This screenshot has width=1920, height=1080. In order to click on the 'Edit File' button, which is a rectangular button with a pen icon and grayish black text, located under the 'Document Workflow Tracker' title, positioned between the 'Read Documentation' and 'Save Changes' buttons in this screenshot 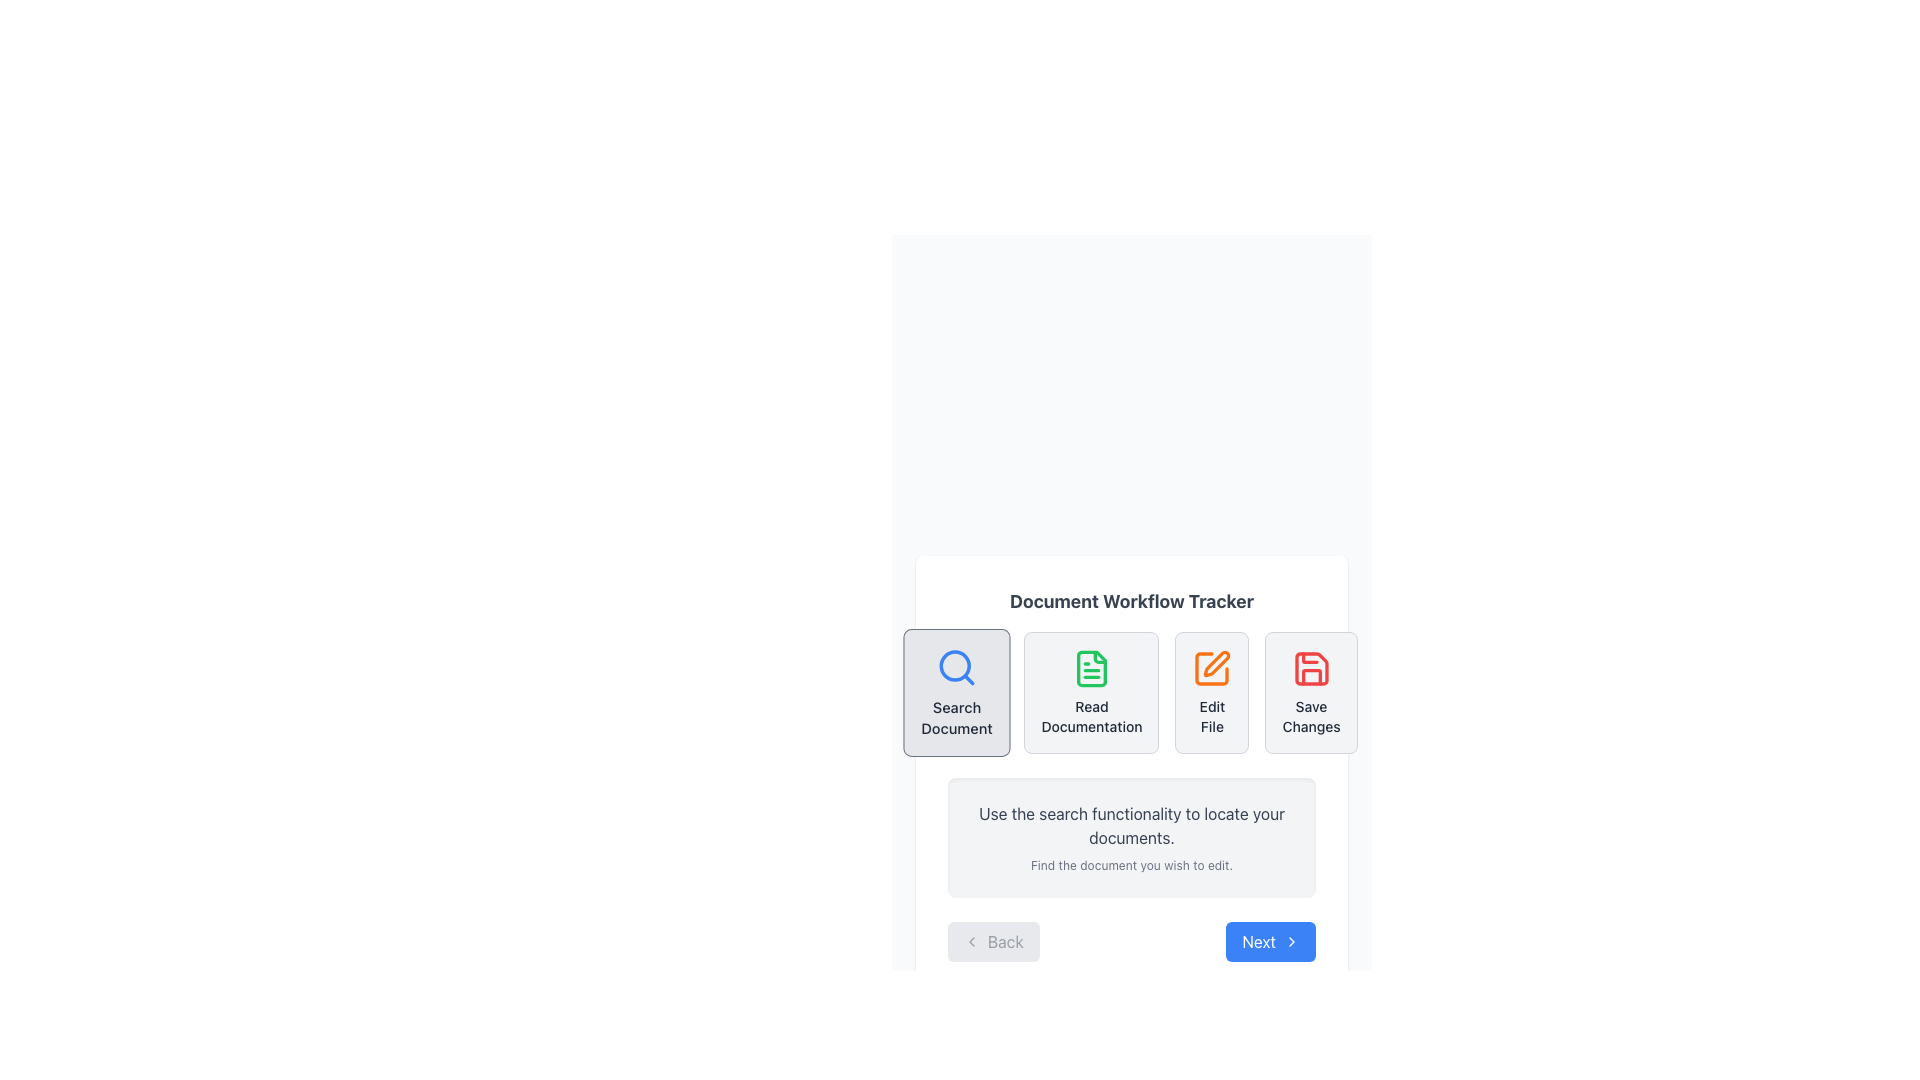, I will do `click(1211, 692)`.